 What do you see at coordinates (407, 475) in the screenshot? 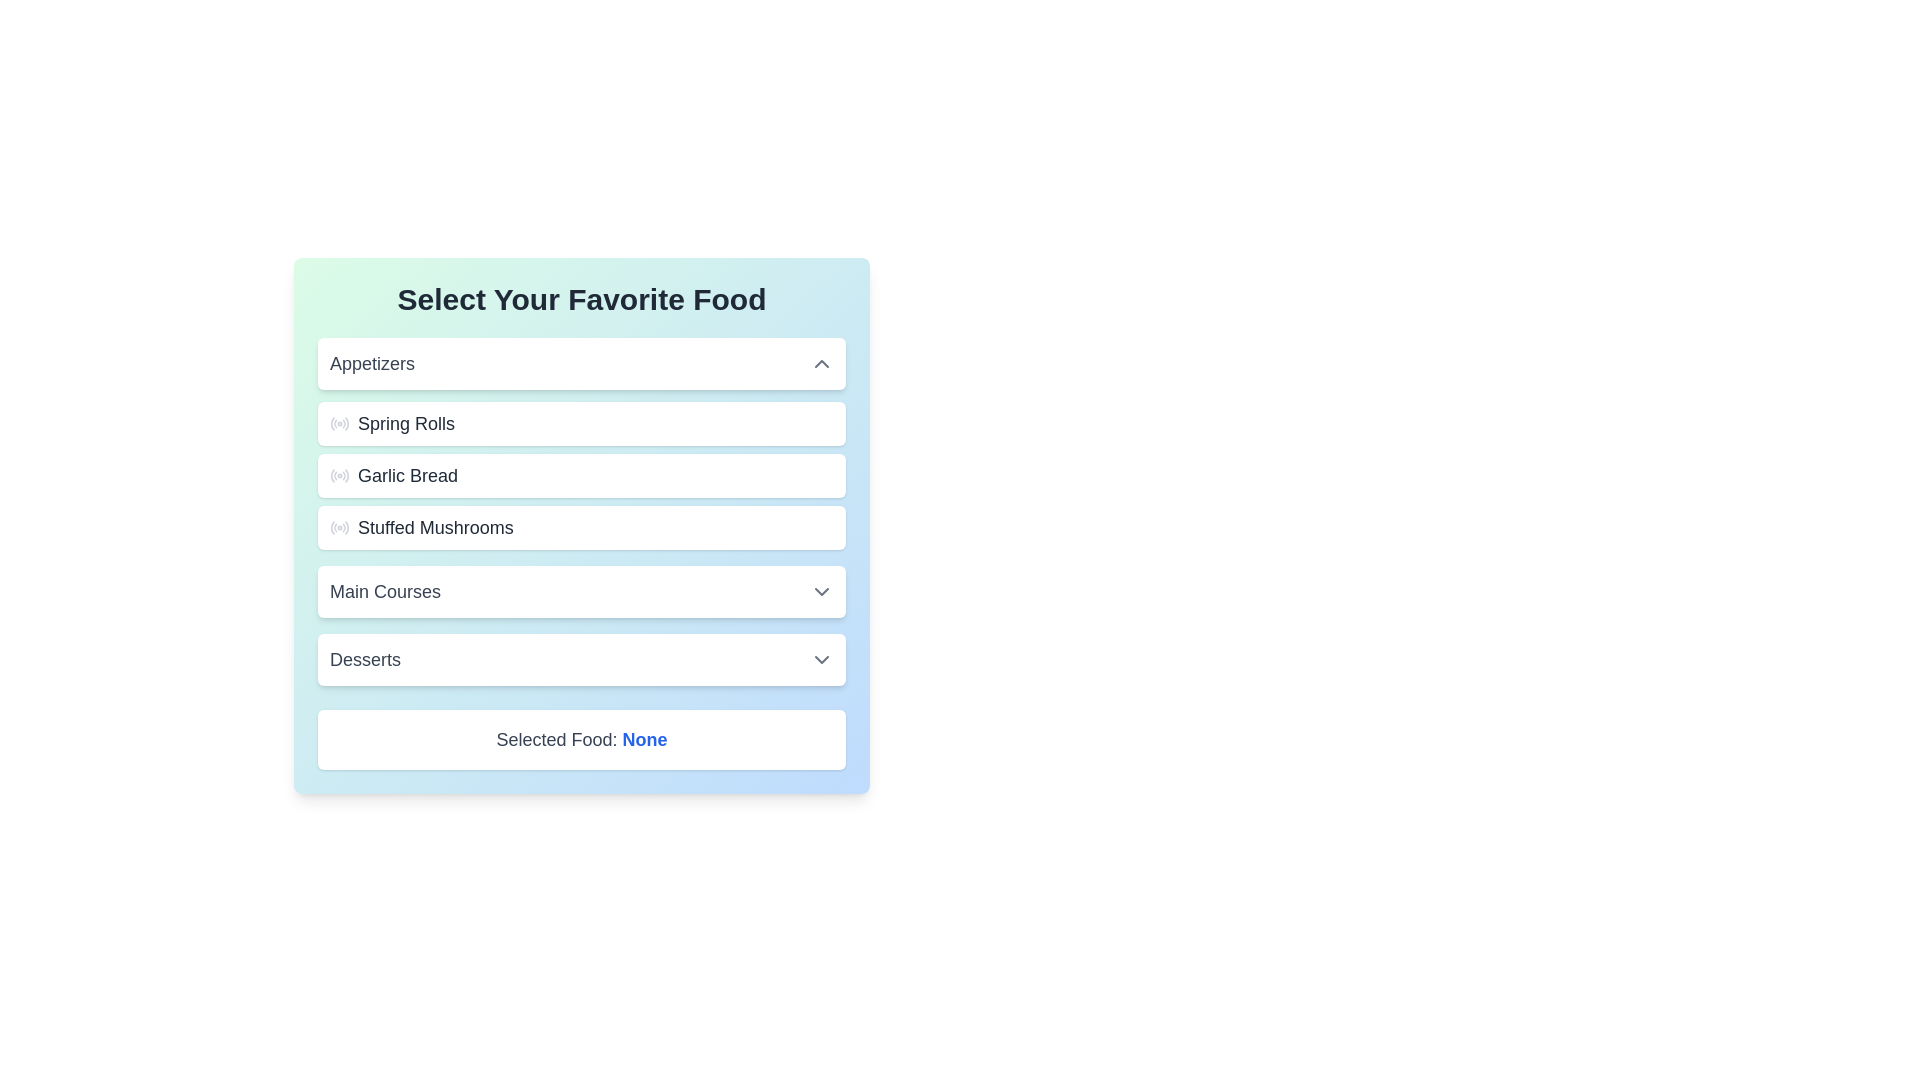
I see `the 'Garlic Bread' text label in the appetizers menu` at bounding box center [407, 475].